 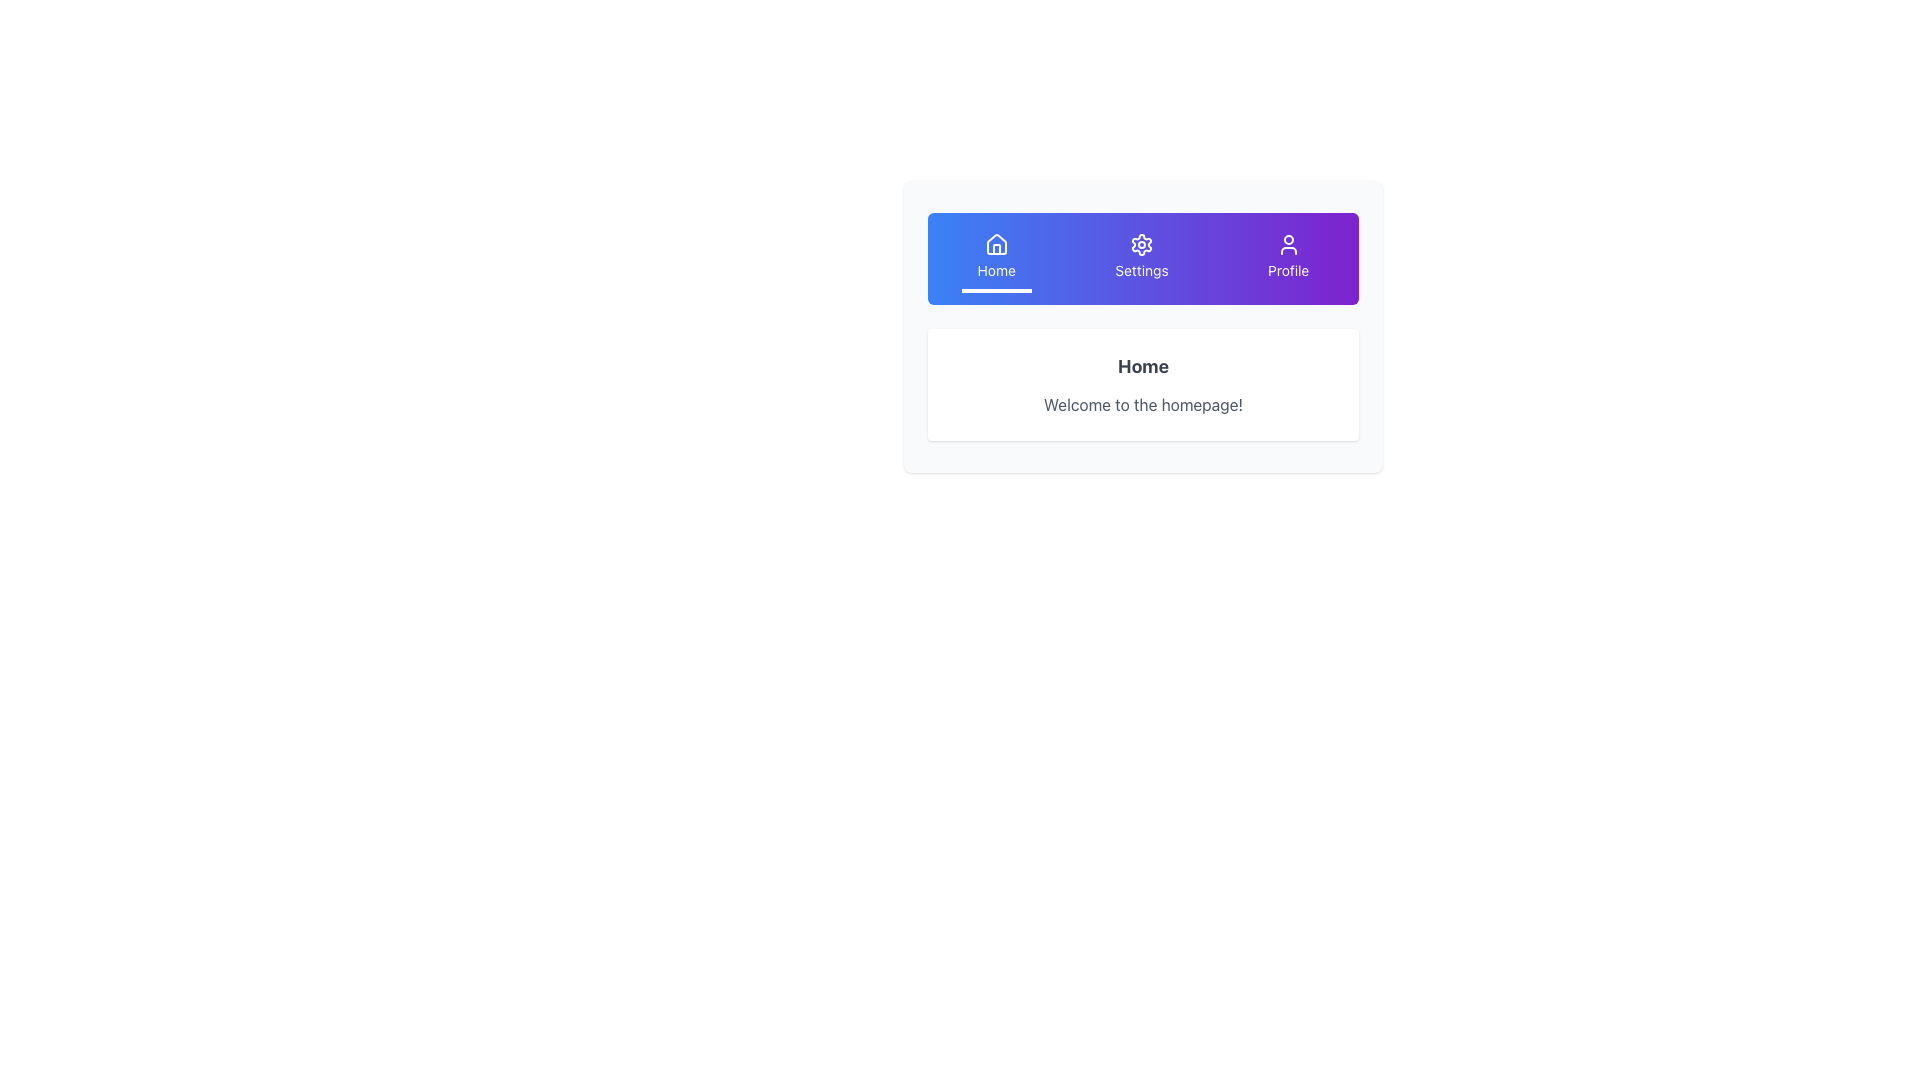 I want to click on the 'Settings' label in the Navigation Bar, so click(x=1143, y=257).